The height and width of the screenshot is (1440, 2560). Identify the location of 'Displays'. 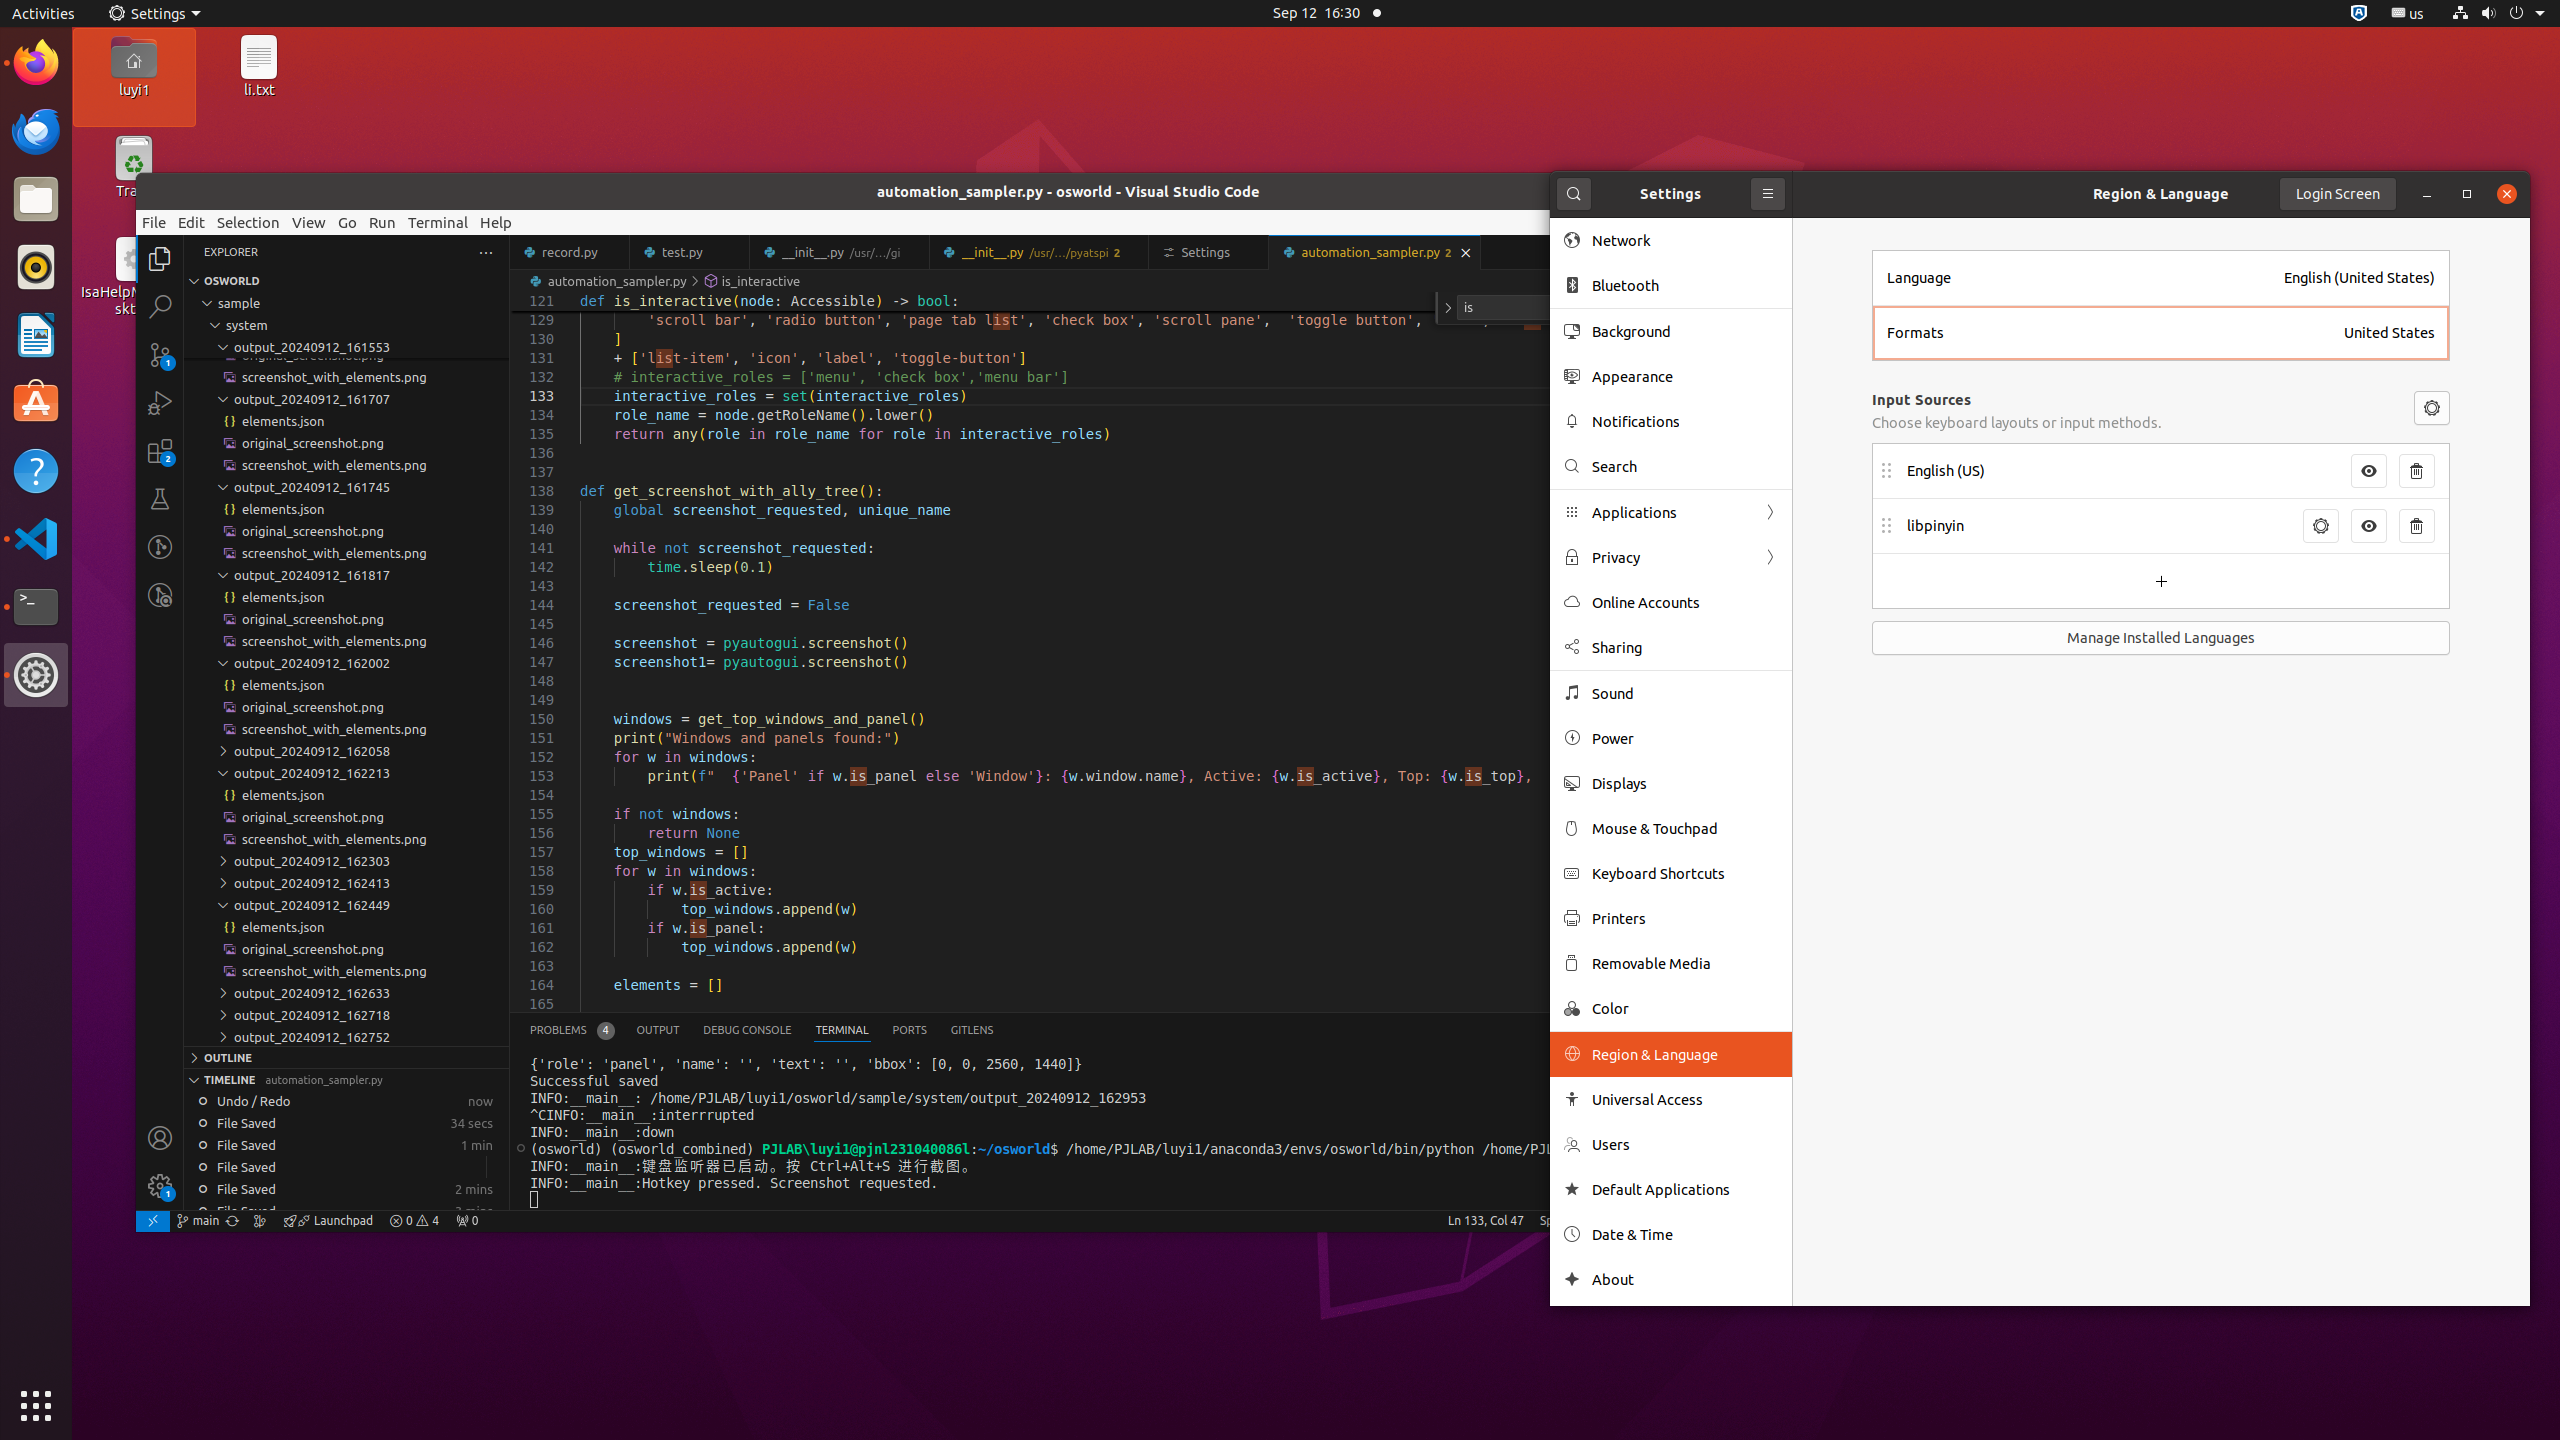
(1683, 782).